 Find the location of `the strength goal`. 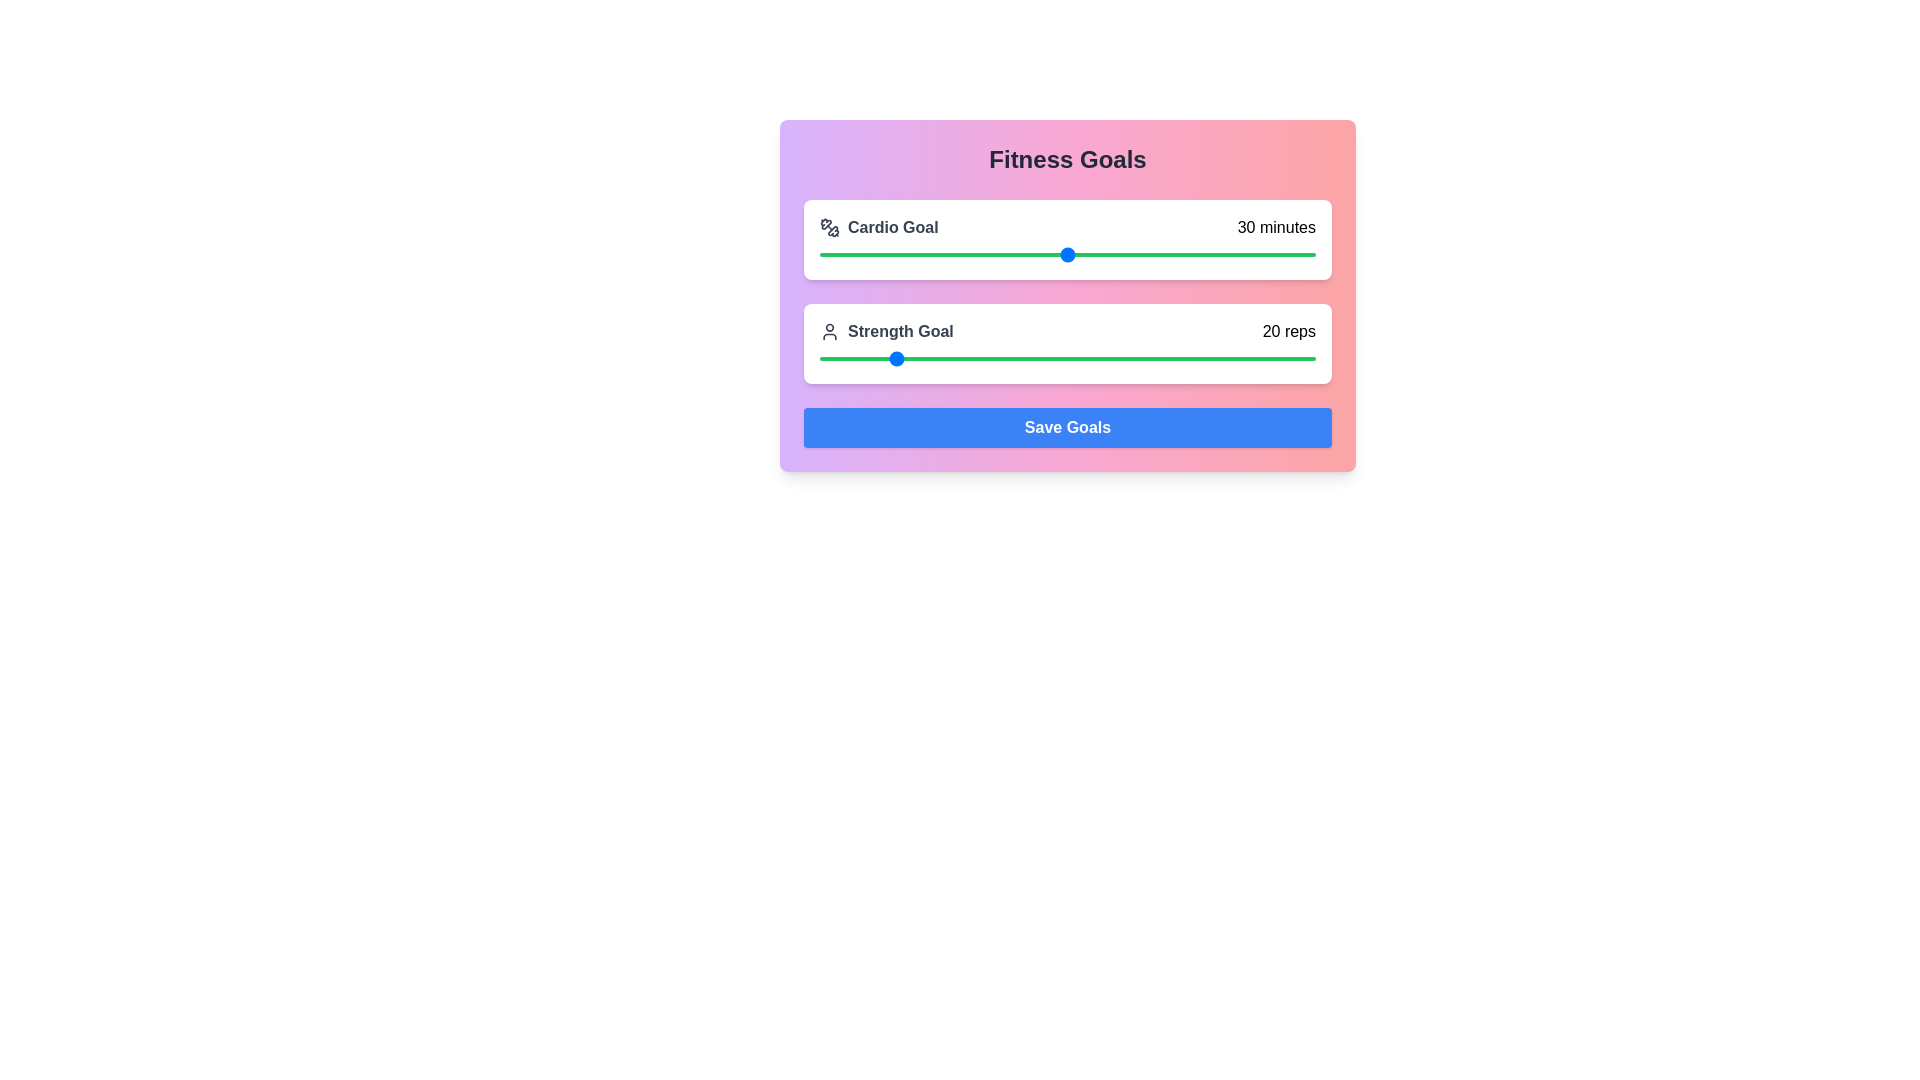

the strength goal is located at coordinates (862, 357).